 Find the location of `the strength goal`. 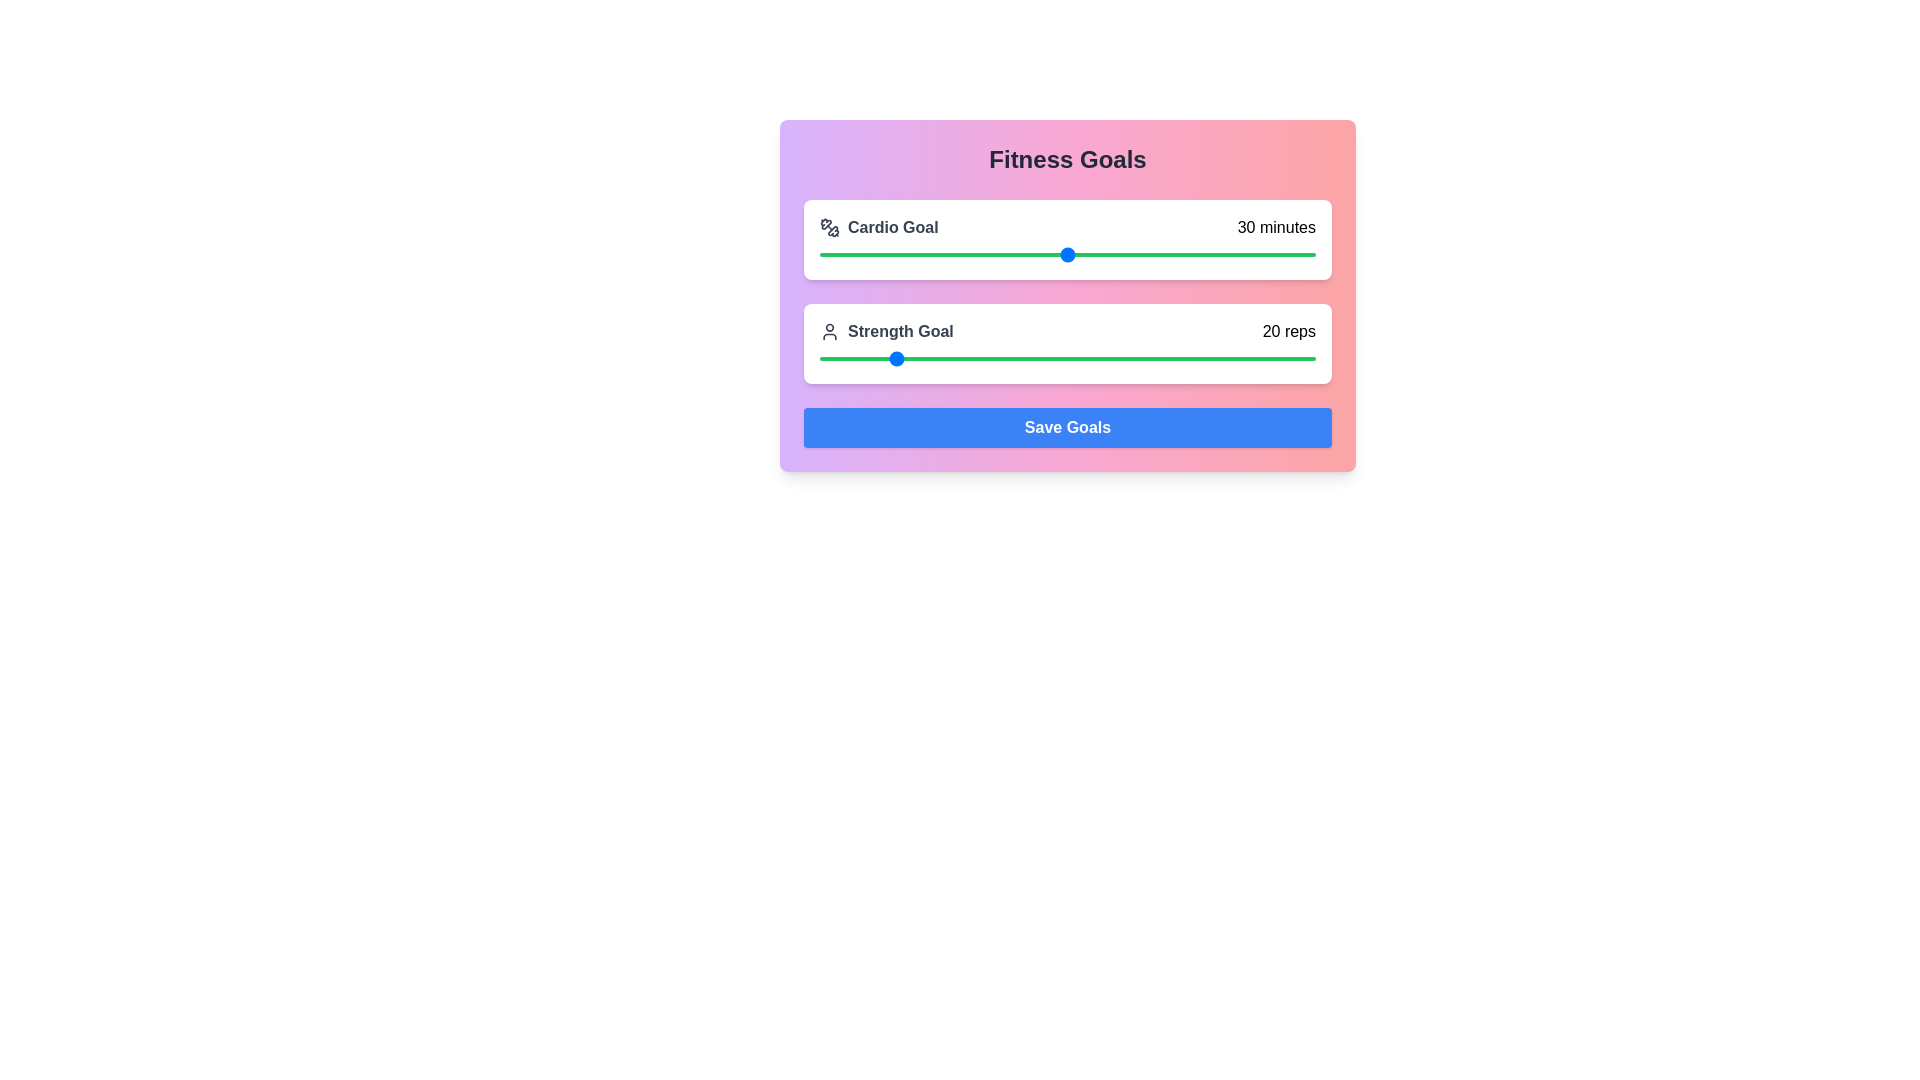

the strength goal is located at coordinates (862, 357).